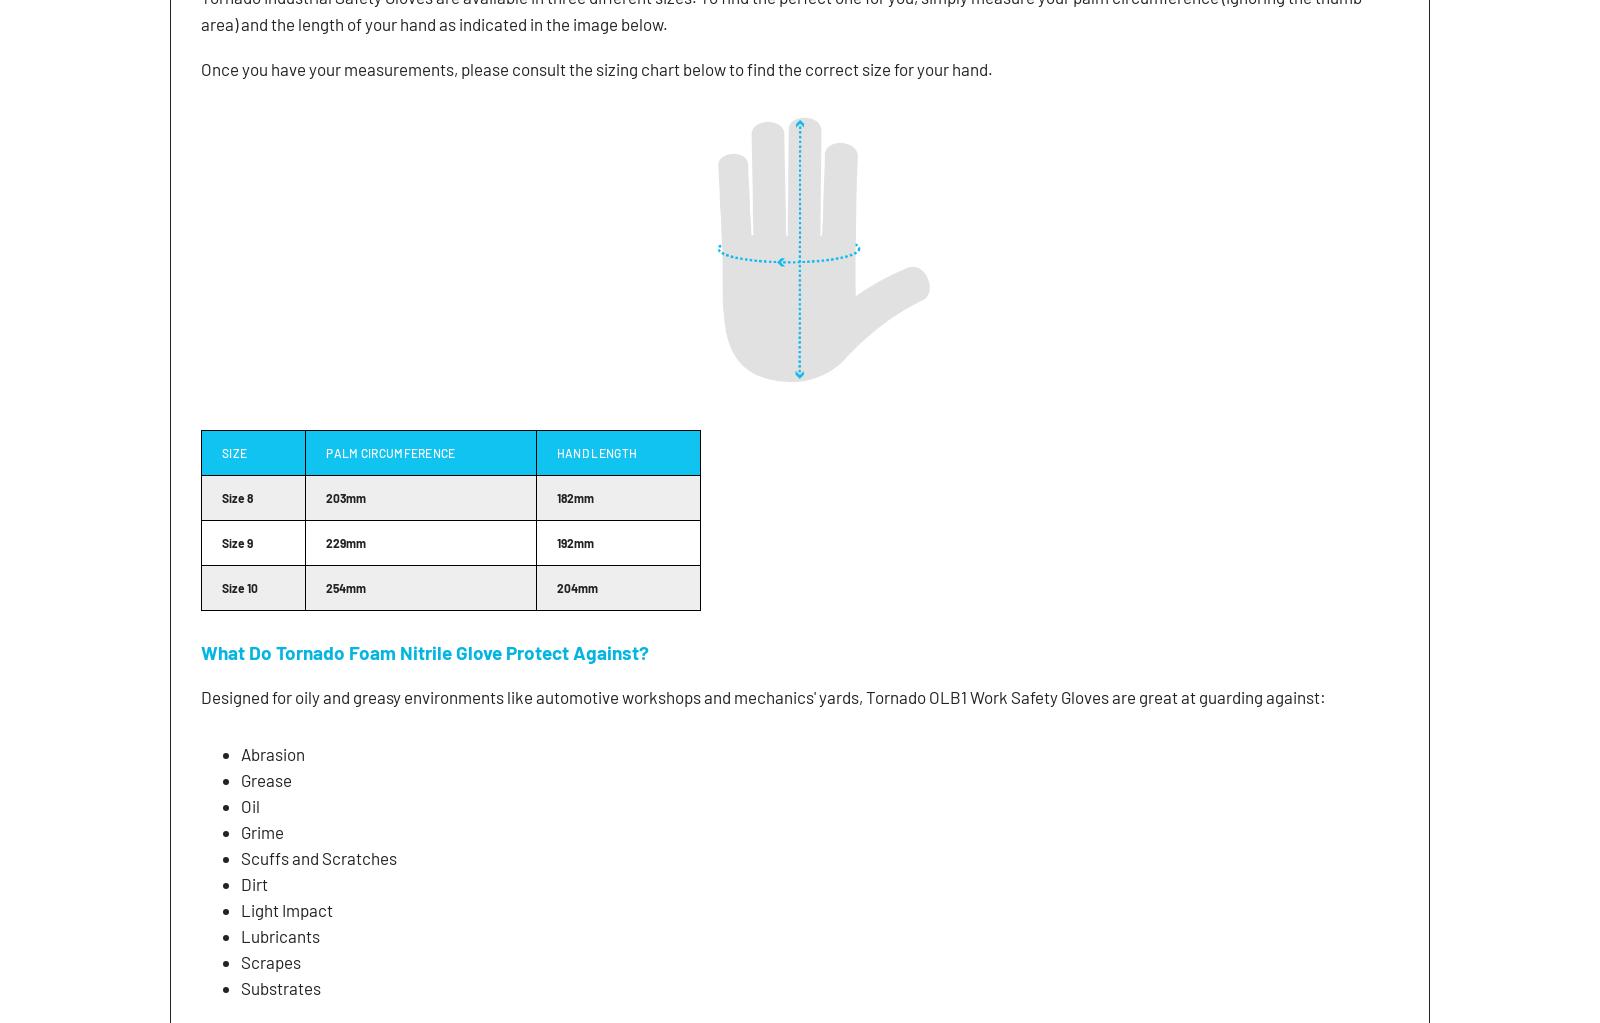 This screenshot has width=1600, height=1023. Describe the element at coordinates (345, 496) in the screenshot. I see `'203mm'` at that location.